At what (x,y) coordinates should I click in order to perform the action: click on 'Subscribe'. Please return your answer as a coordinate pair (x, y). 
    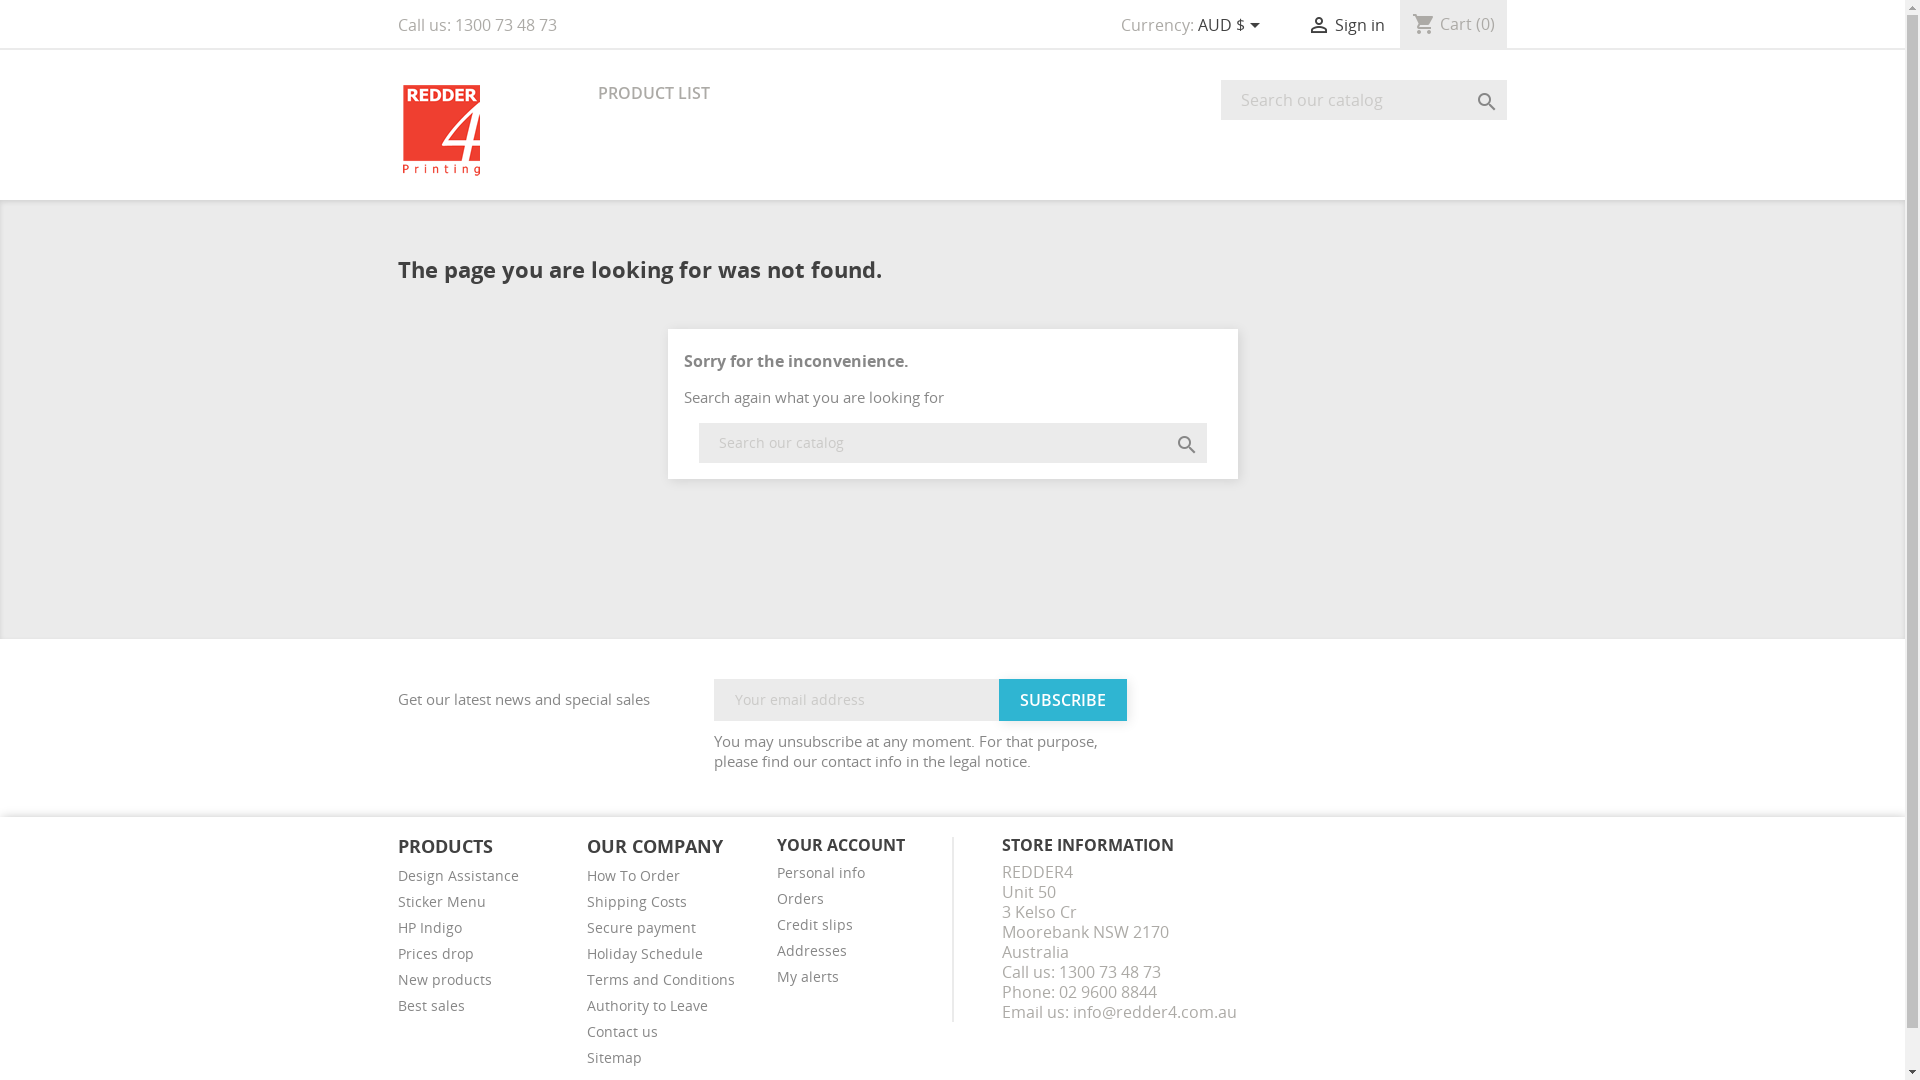
    Looking at the image, I should click on (998, 698).